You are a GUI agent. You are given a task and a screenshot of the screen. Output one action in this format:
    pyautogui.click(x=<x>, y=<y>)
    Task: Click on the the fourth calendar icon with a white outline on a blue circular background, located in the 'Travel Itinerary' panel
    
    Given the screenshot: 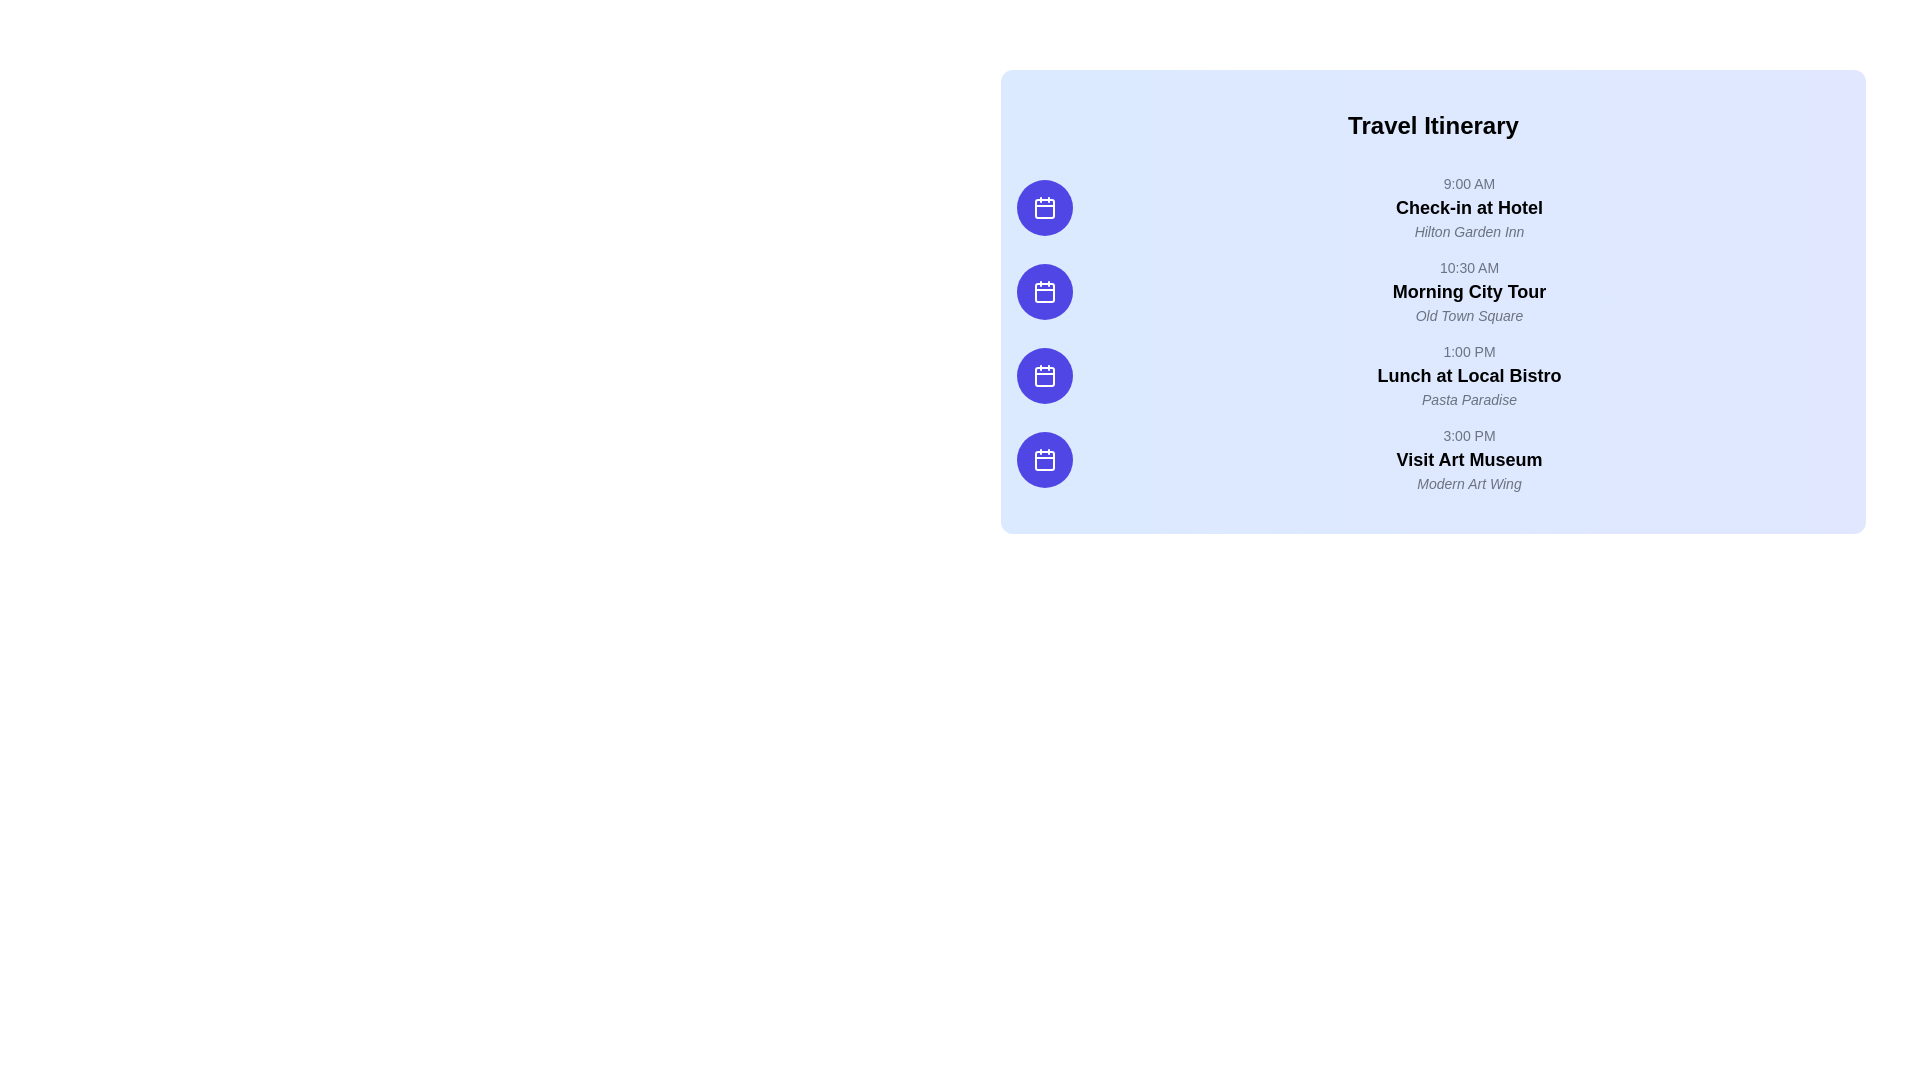 What is the action you would take?
    pyautogui.click(x=1044, y=459)
    